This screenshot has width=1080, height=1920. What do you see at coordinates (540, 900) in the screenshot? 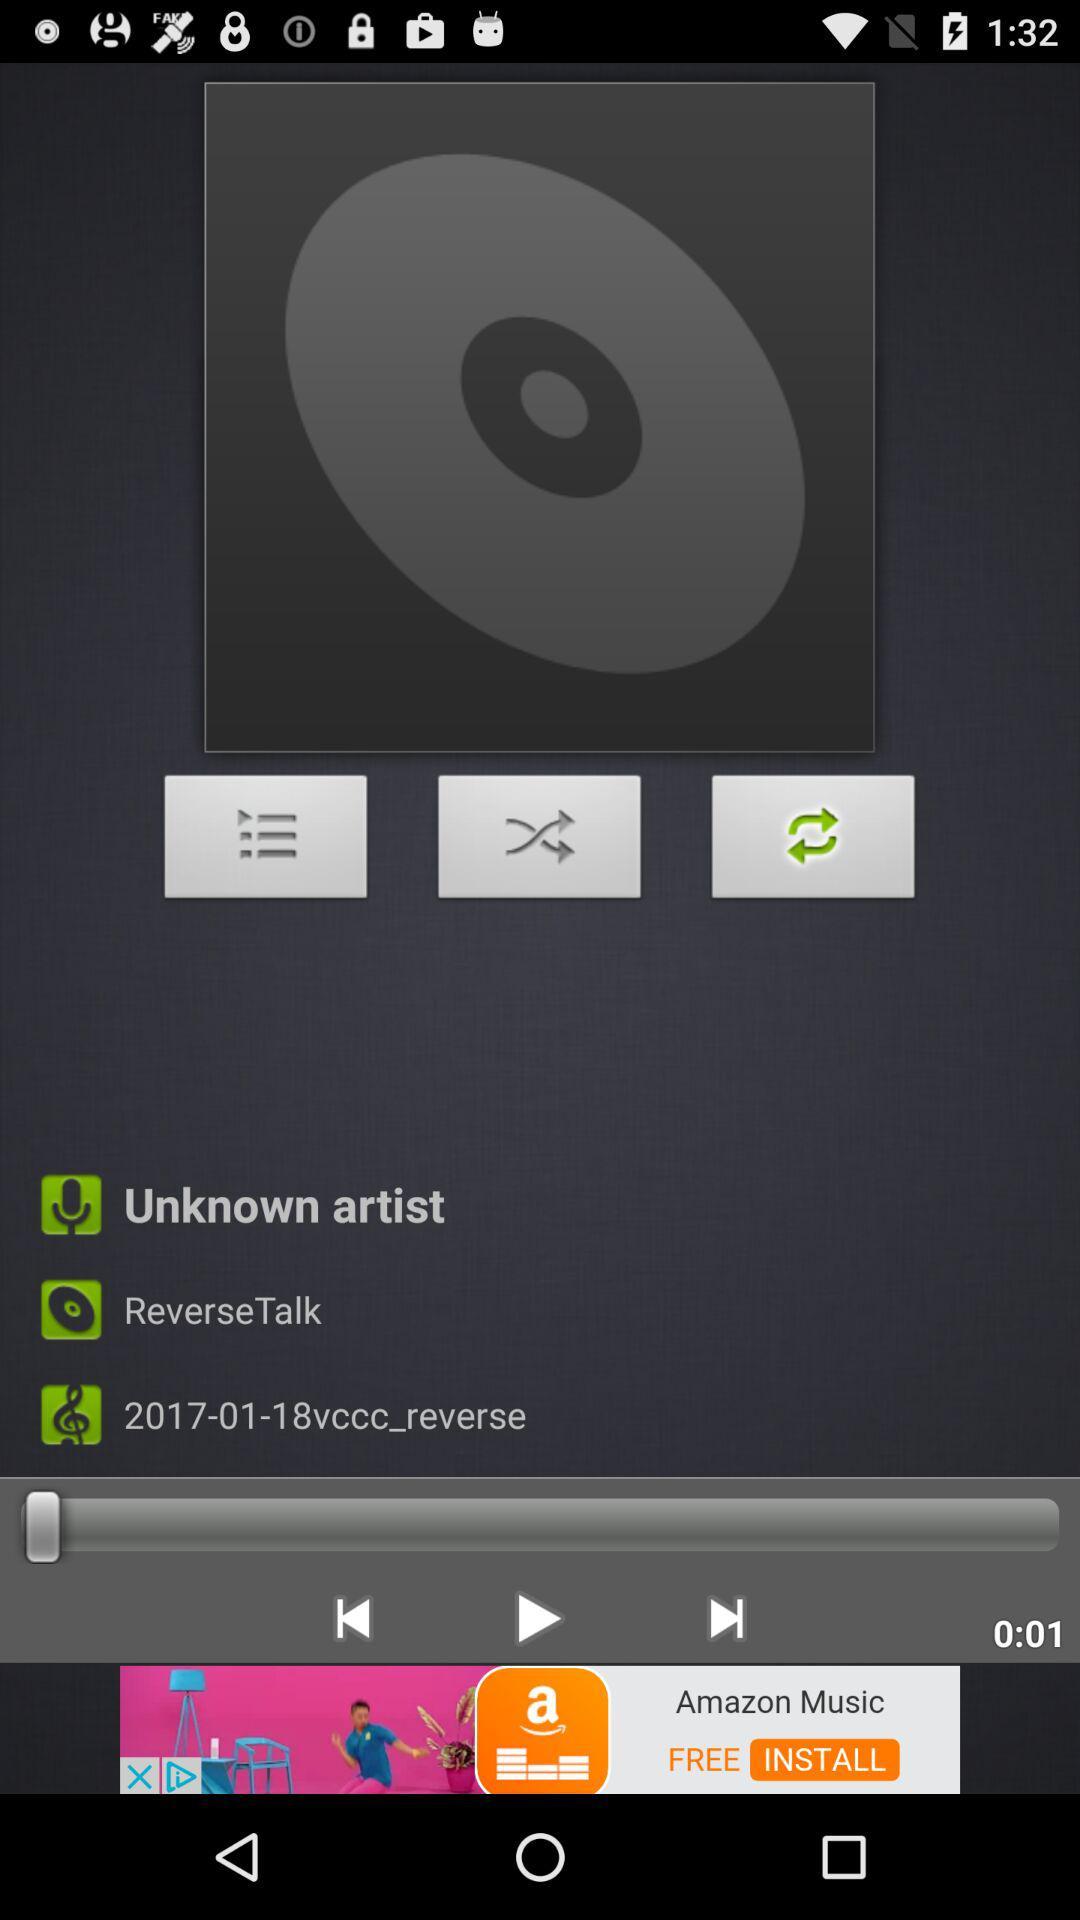
I see `the close icon` at bounding box center [540, 900].